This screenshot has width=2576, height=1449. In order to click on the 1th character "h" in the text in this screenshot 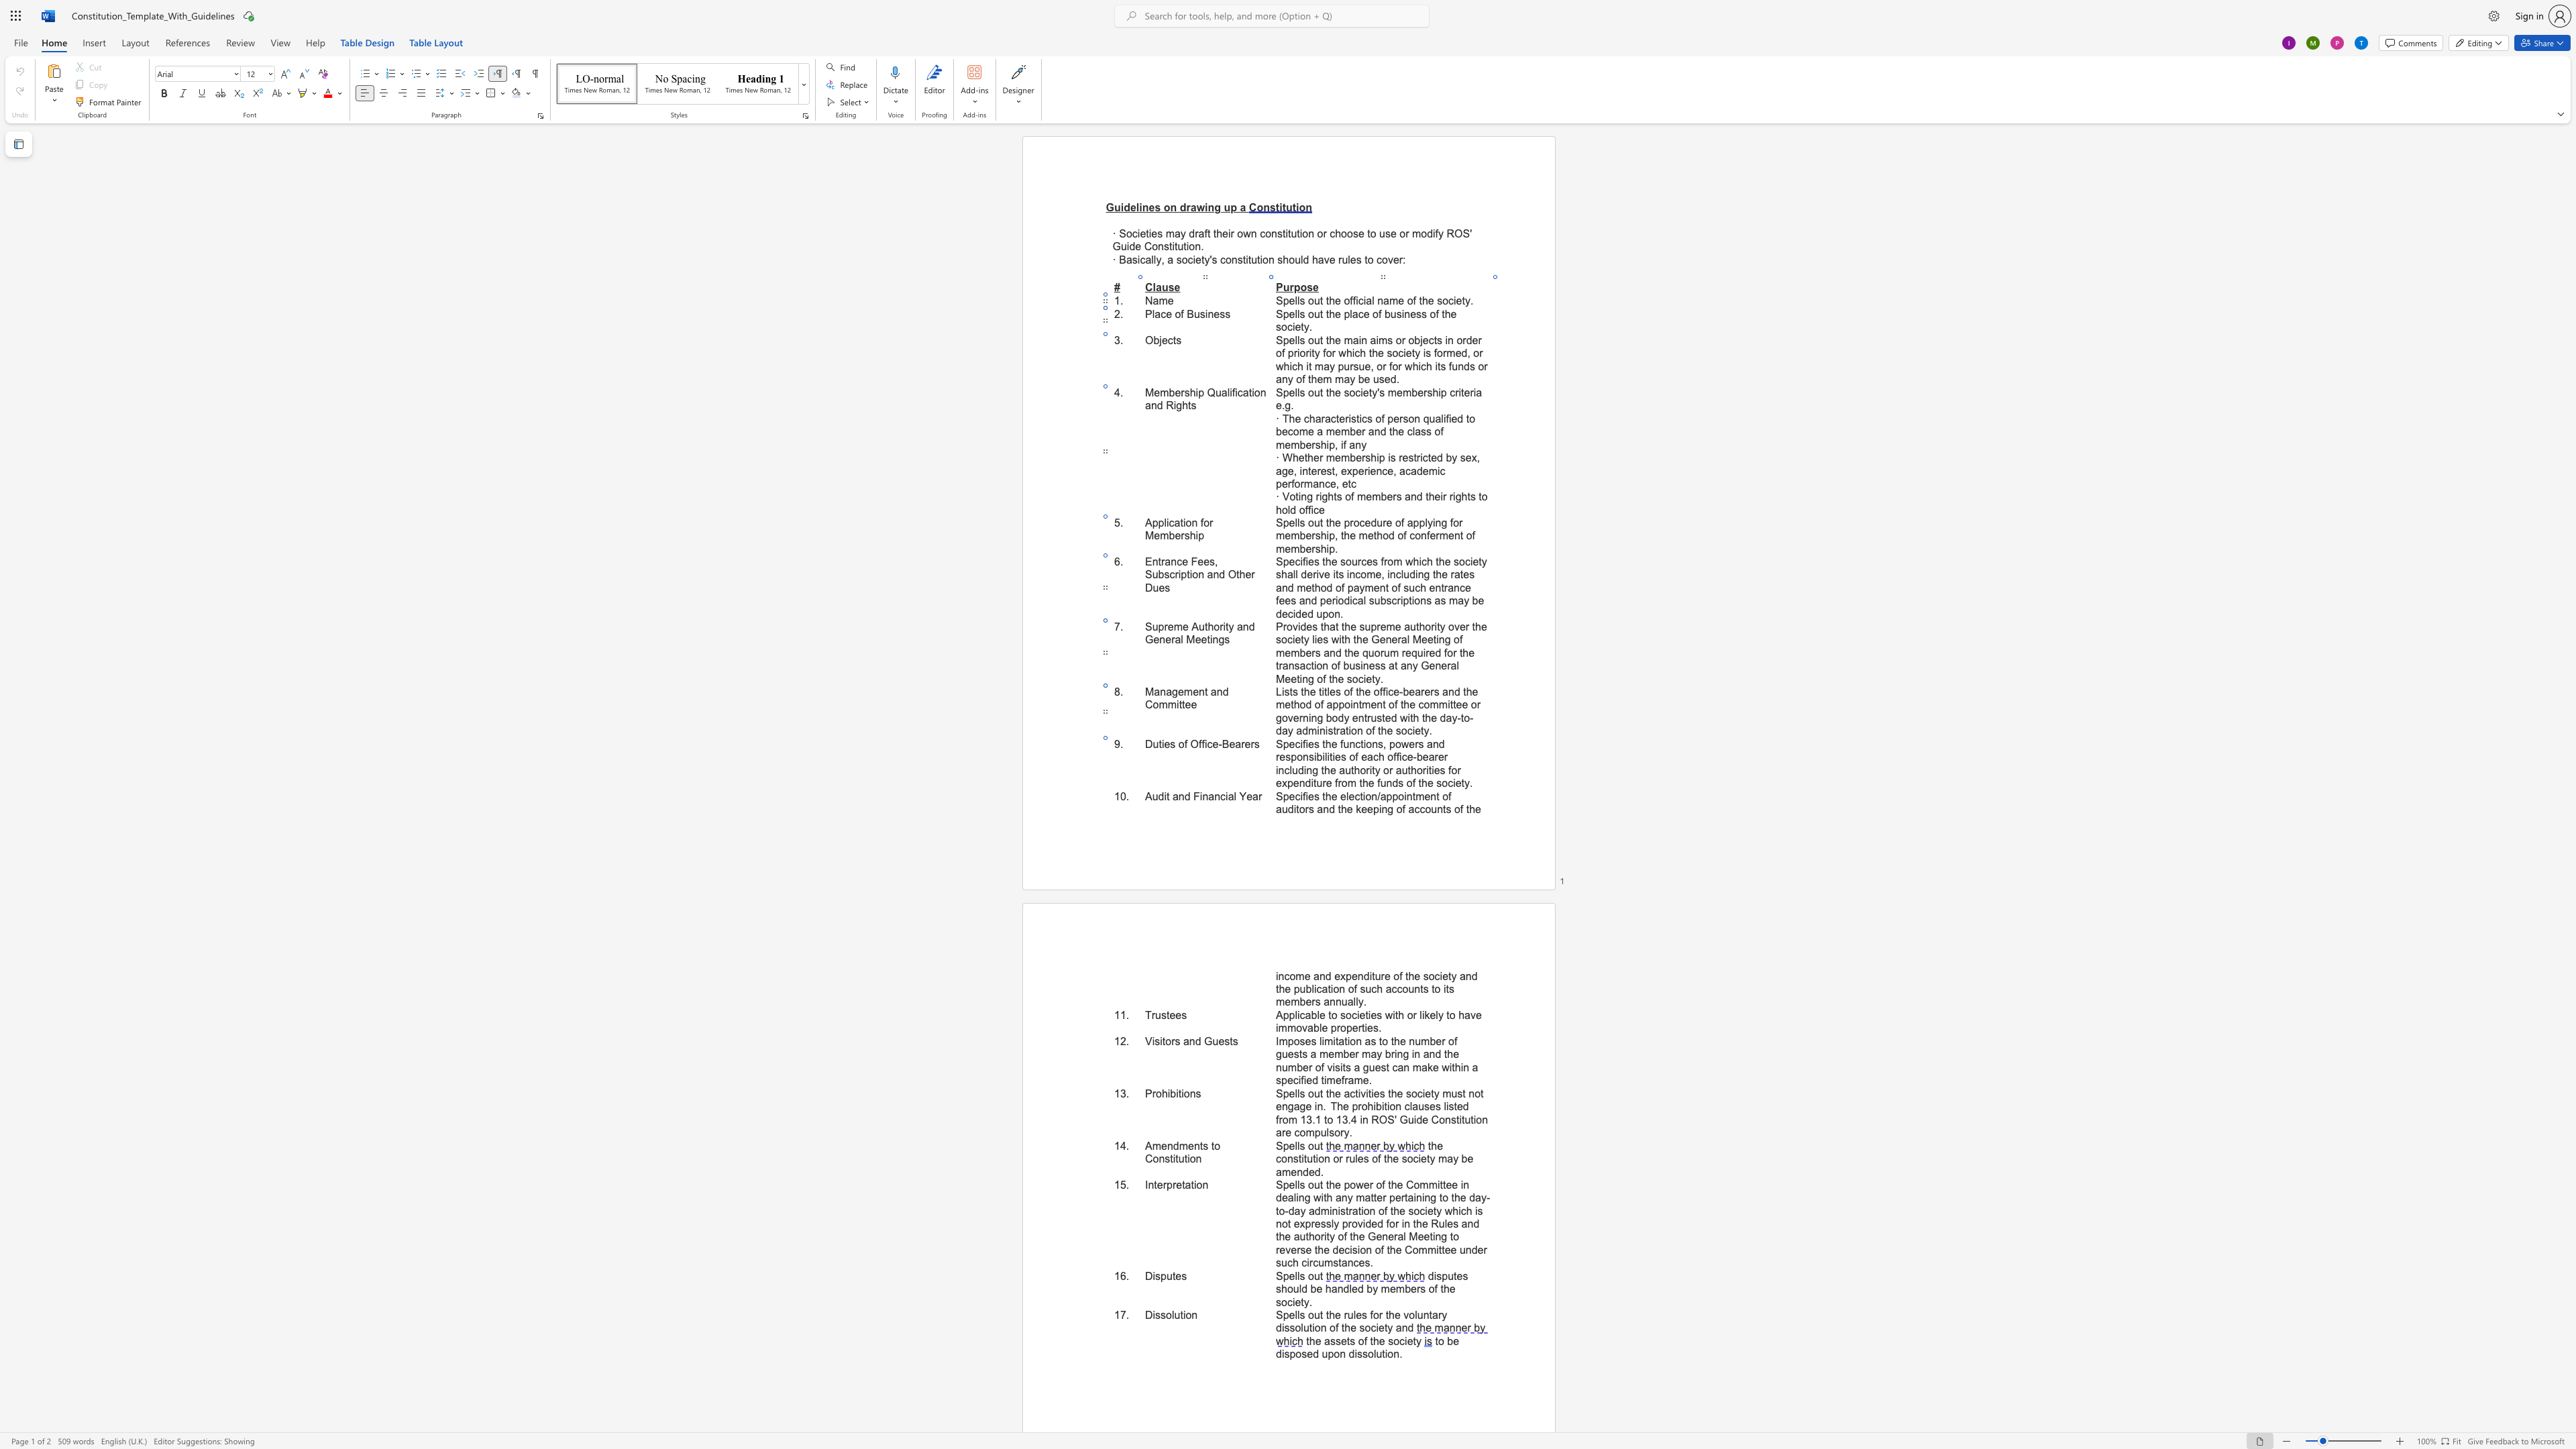, I will do `click(1328, 743)`.